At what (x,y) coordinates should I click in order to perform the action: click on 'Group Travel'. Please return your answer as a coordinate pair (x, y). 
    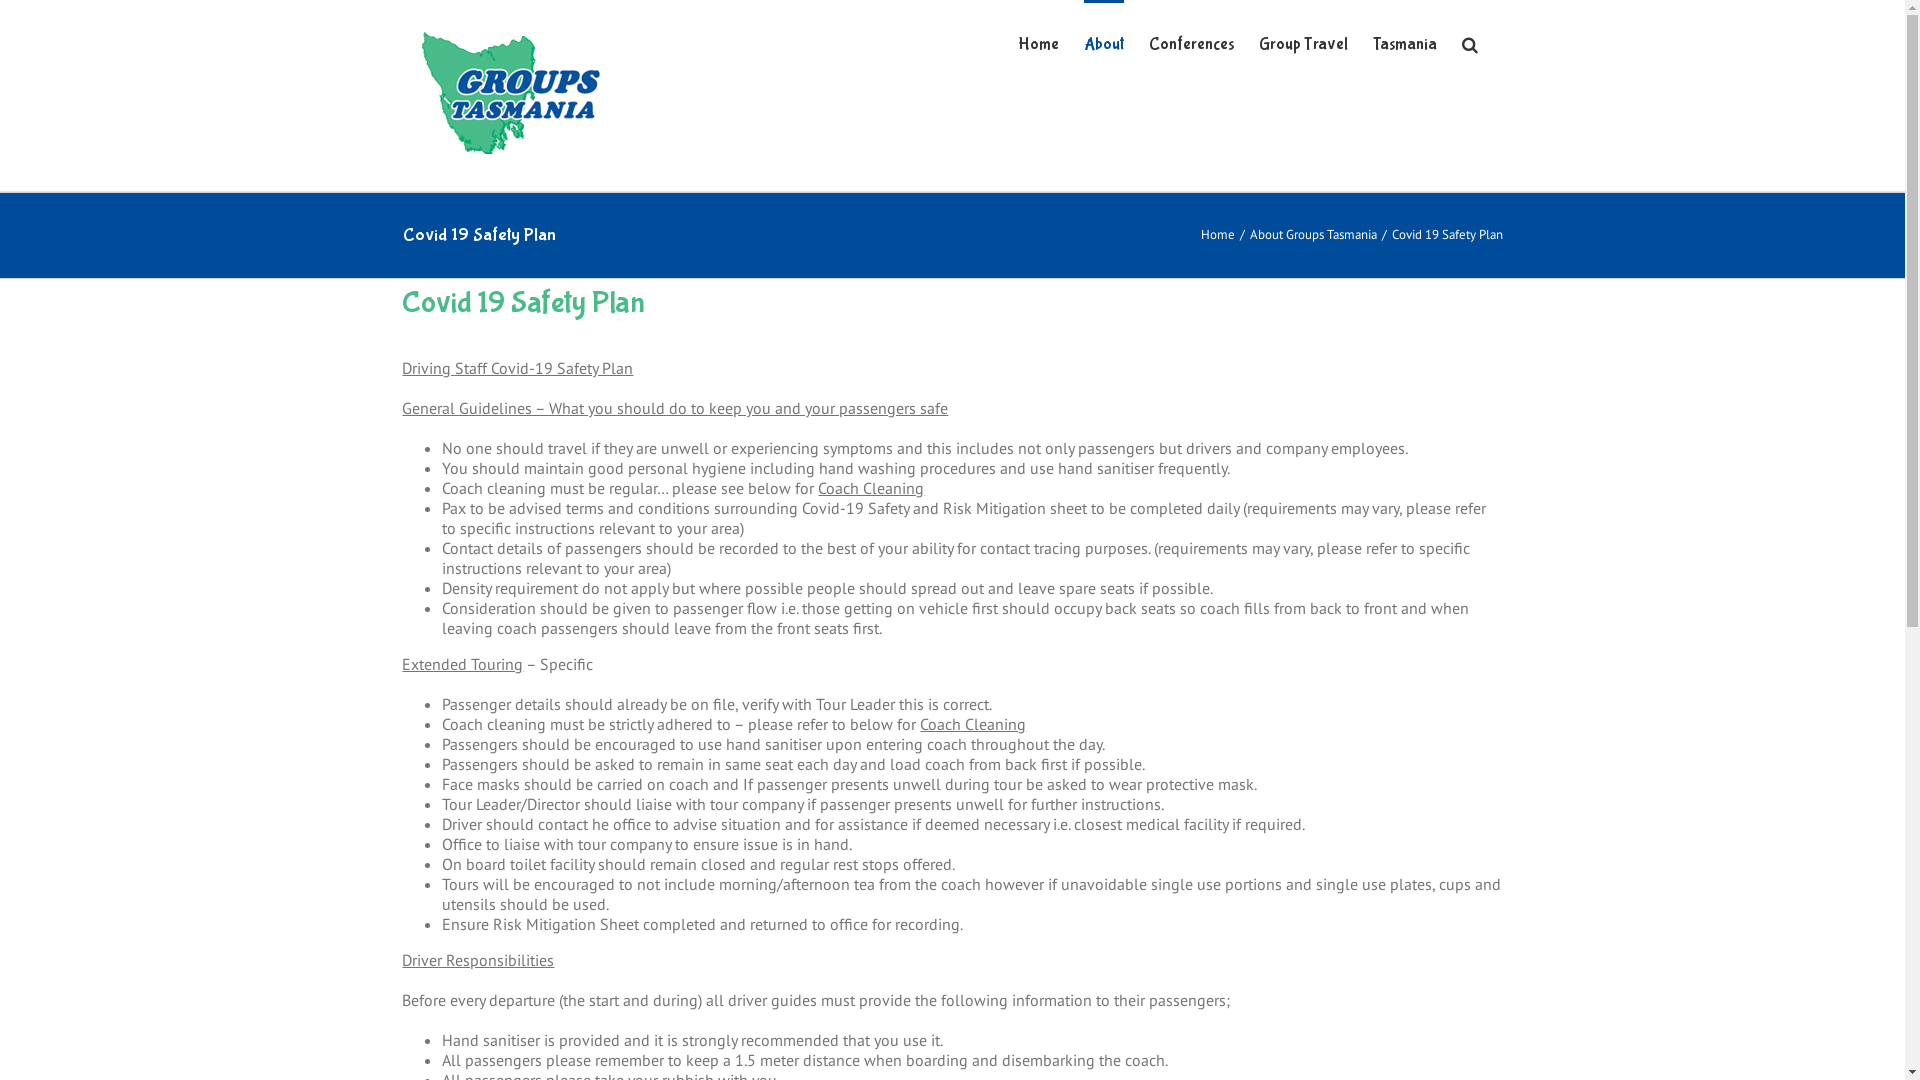
    Looking at the image, I should click on (1302, 42).